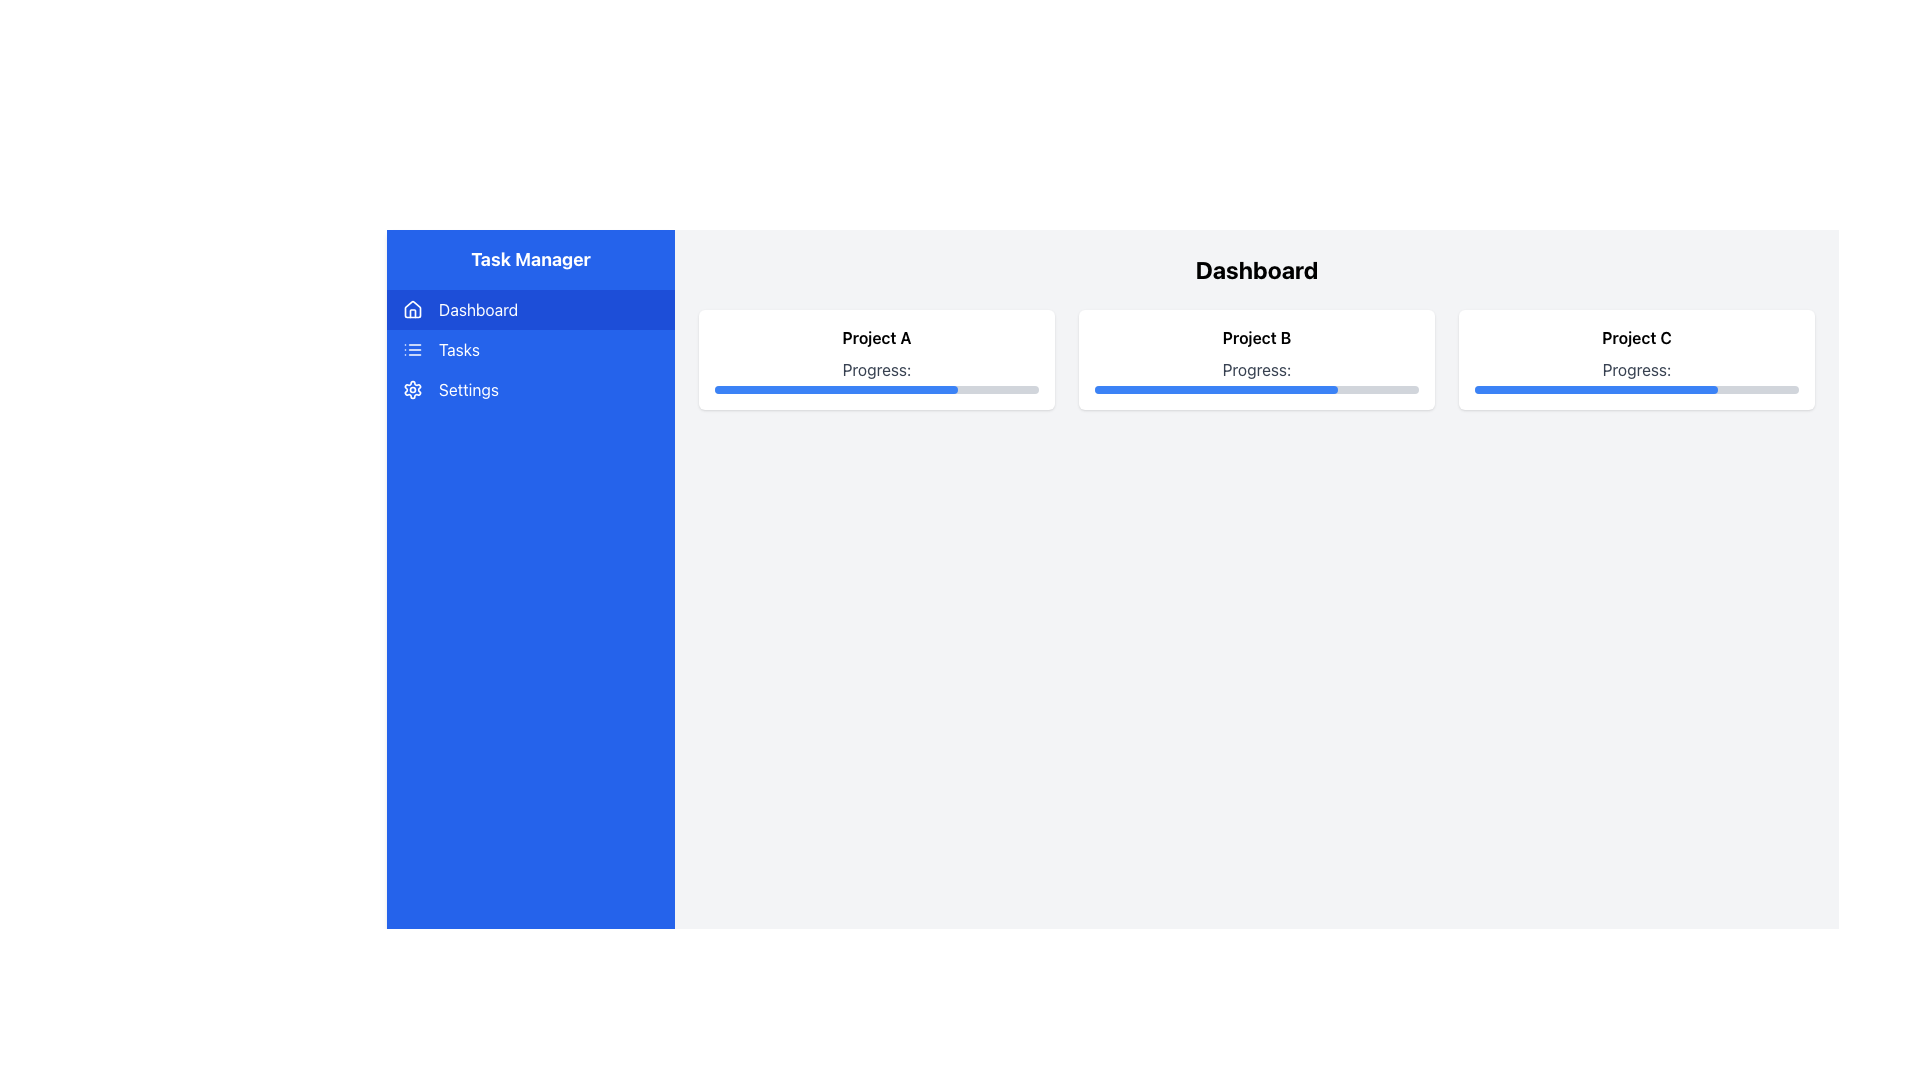 The image size is (1920, 1080). What do you see at coordinates (1215, 389) in the screenshot?
I see `the blue-colored progress indicator bar, which is filled to three-fourths of its length and located in the 'Project B' section of the interface` at bounding box center [1215, 389].